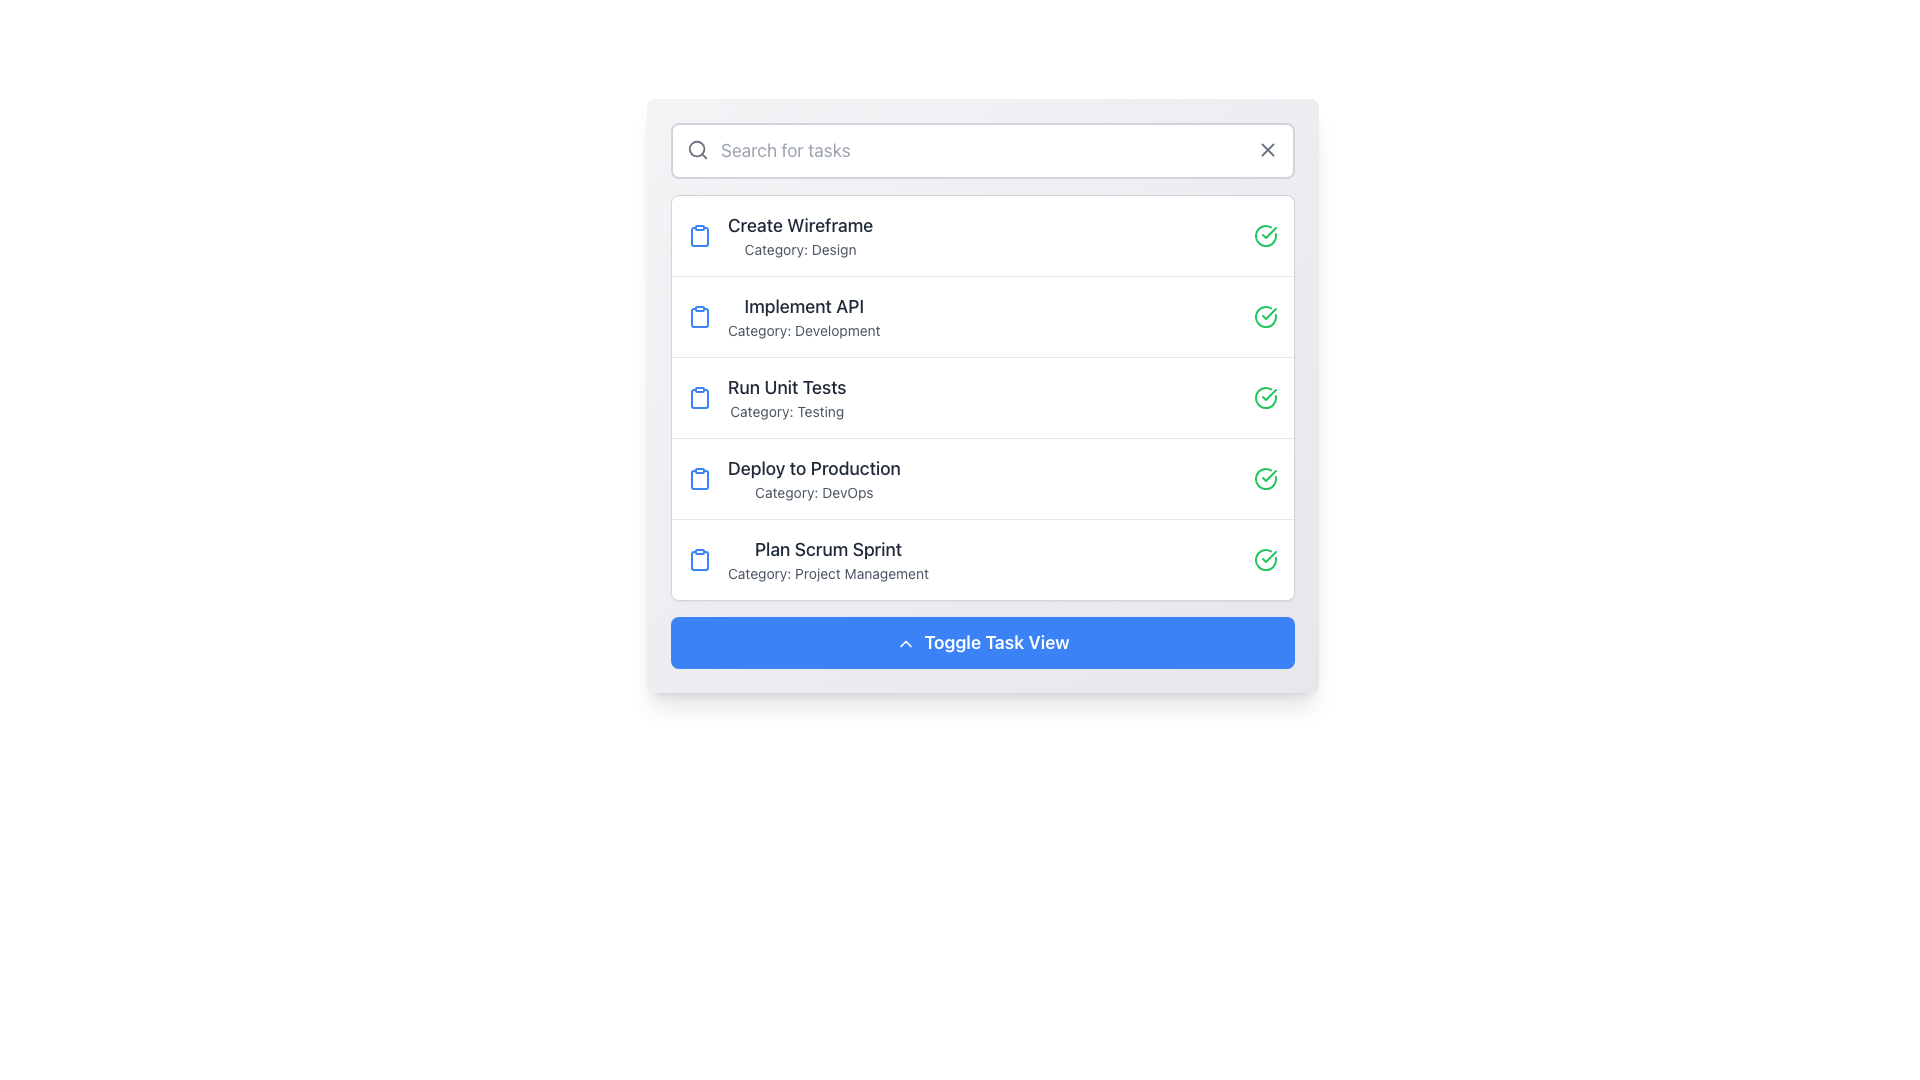 This screenshot has width=1920, height=1080. What do you see at coordinates (786, 388) in the screenshot?
I see `the static text label that serves as the title for the current task item, located in the third row of the list interface, above the 'Category: Testing' text and within the row containing 'Run Unit Tests'` at bounding box center [786, 388].